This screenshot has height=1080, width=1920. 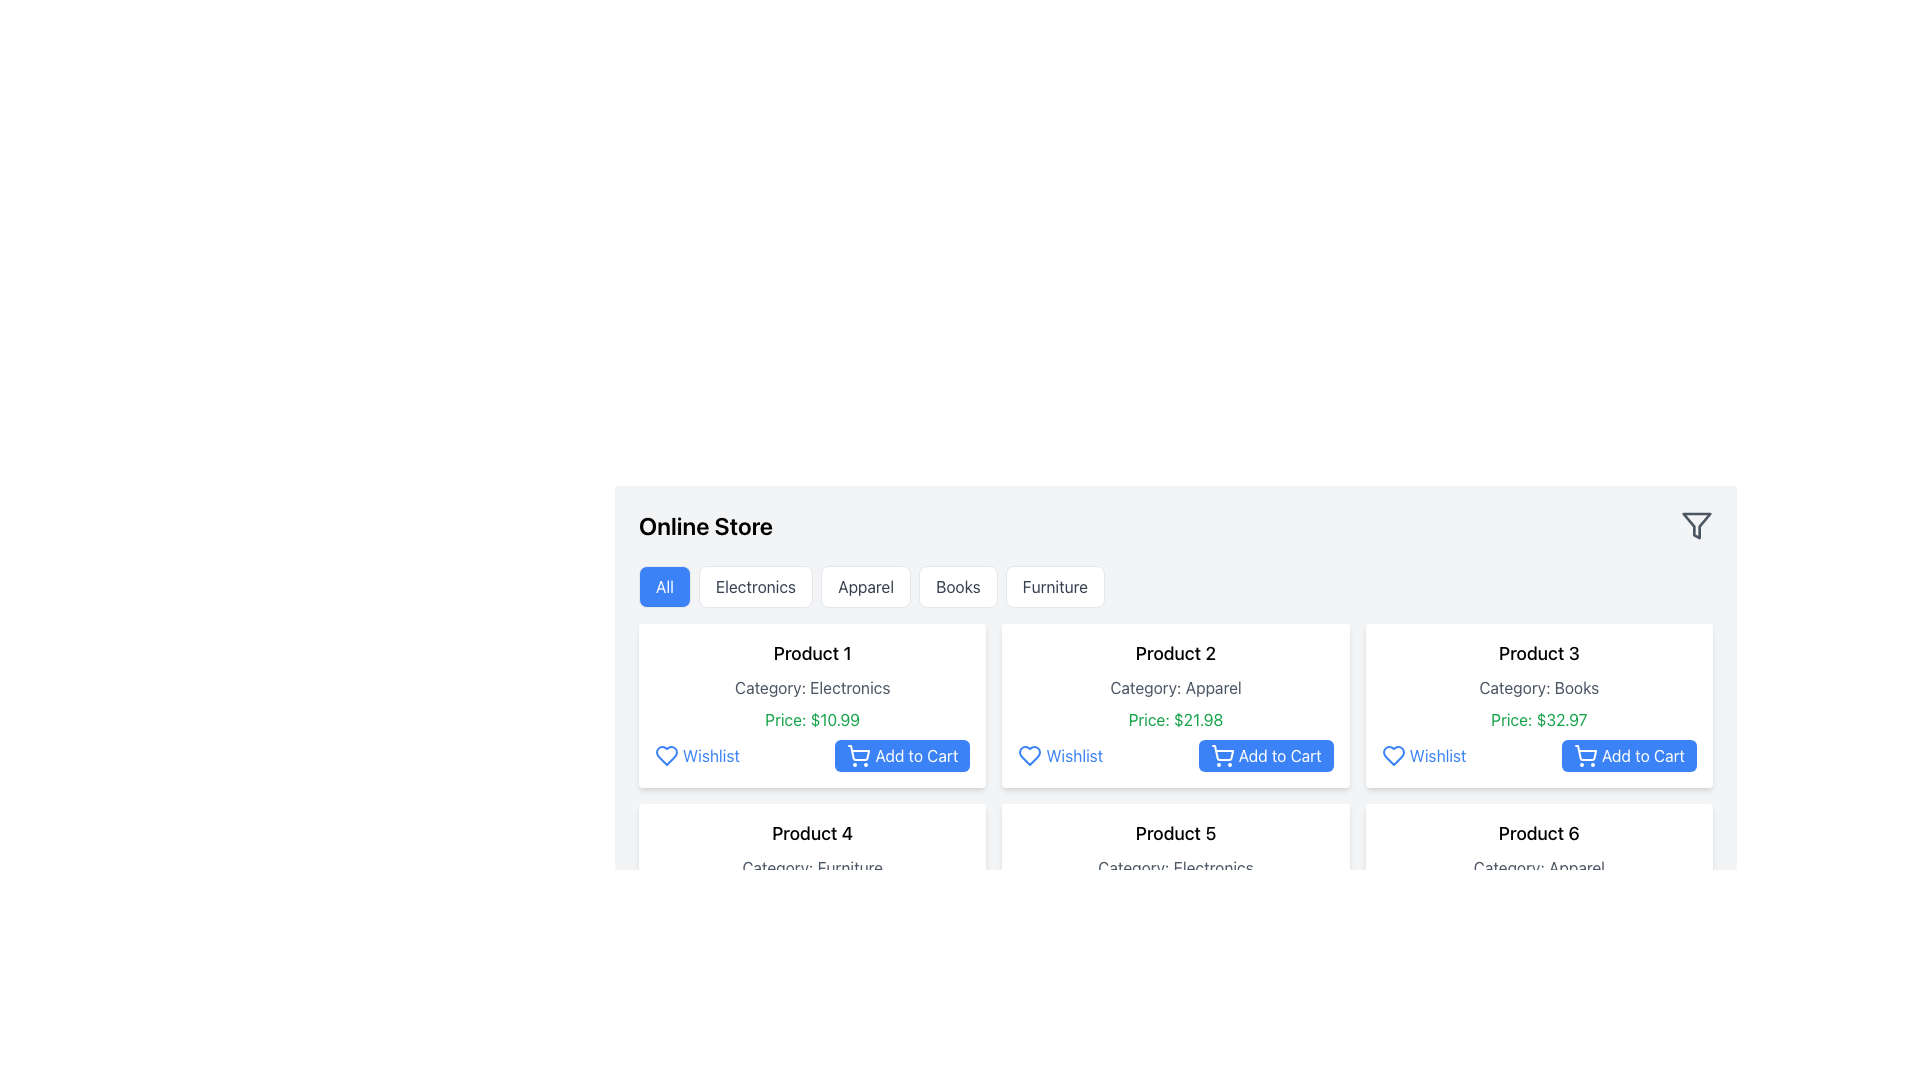 I want to click on the heart-shaped icon with a blue outline and white fill, located above the 'Wishlist' label for Product 1 in the 'Online Store' interface, so click(x=667, y=756).